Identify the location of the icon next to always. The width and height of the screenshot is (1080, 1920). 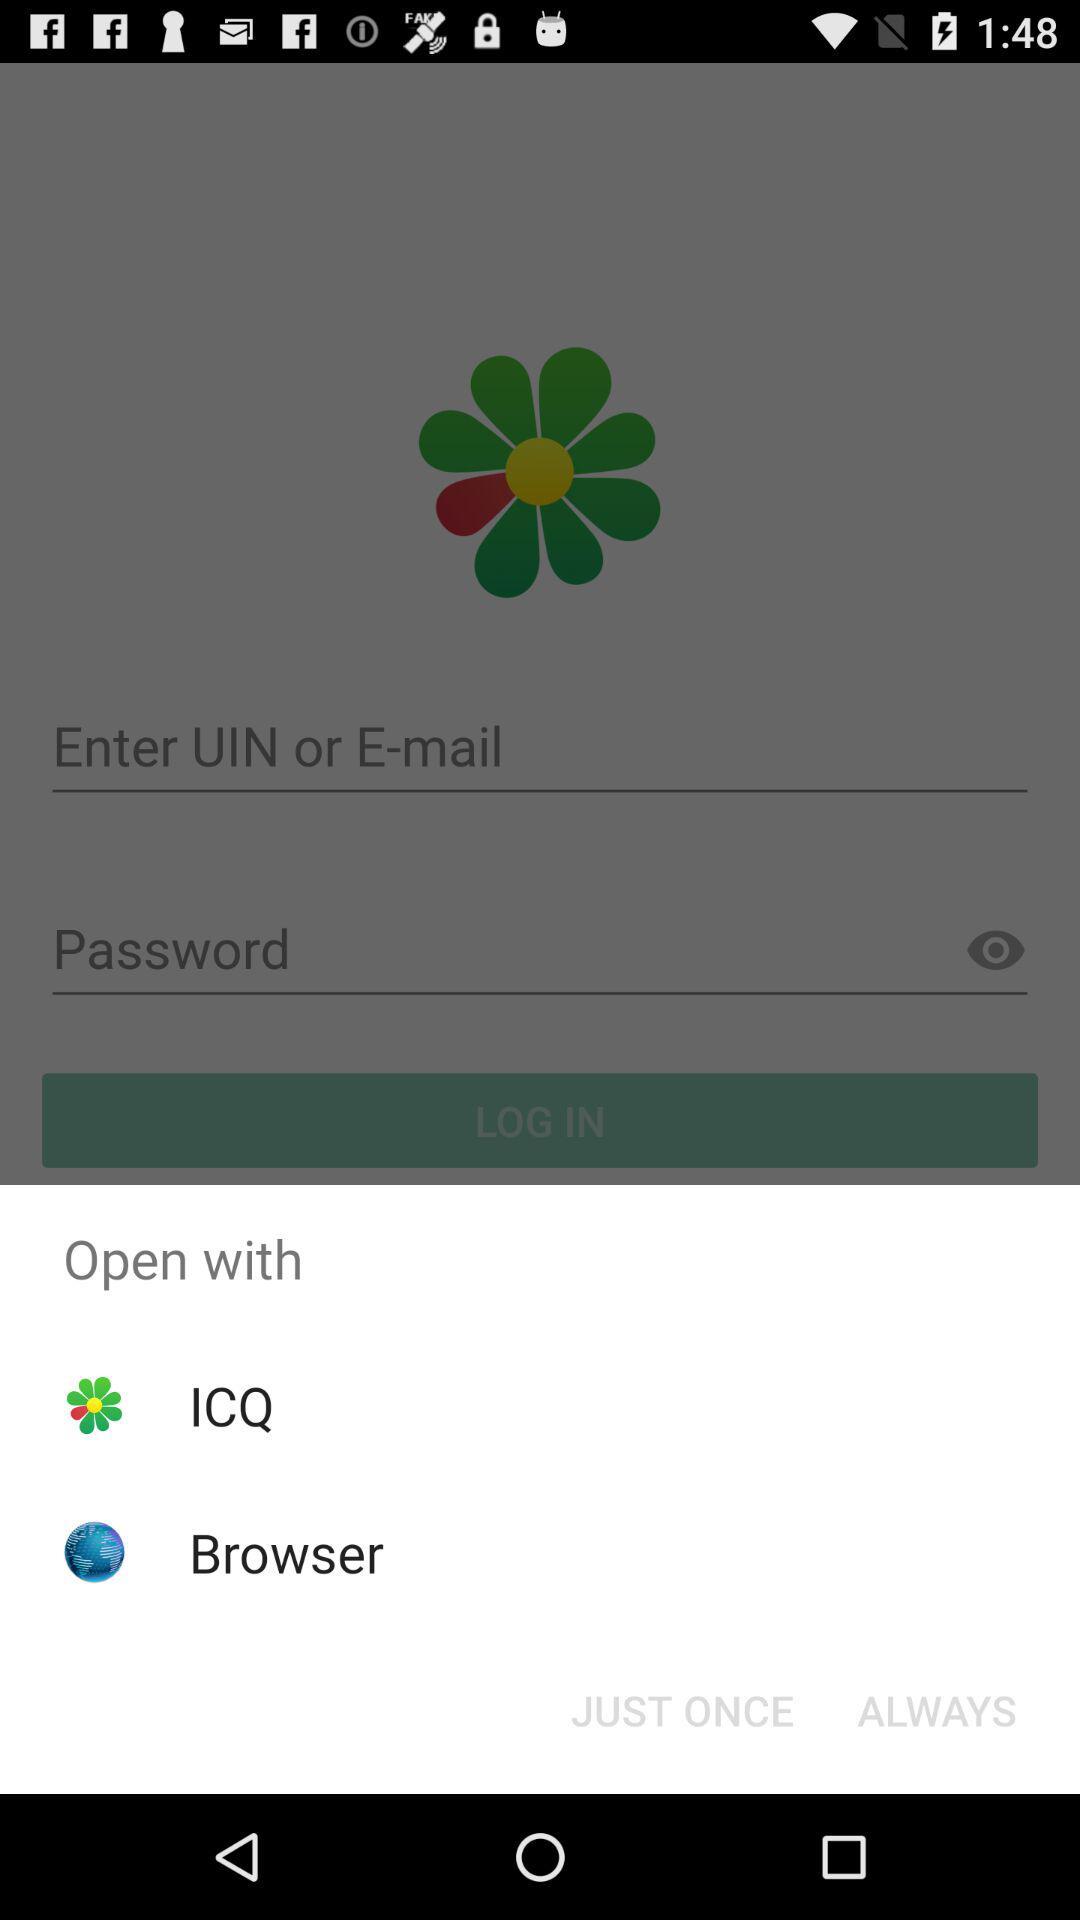
(681, 1708).